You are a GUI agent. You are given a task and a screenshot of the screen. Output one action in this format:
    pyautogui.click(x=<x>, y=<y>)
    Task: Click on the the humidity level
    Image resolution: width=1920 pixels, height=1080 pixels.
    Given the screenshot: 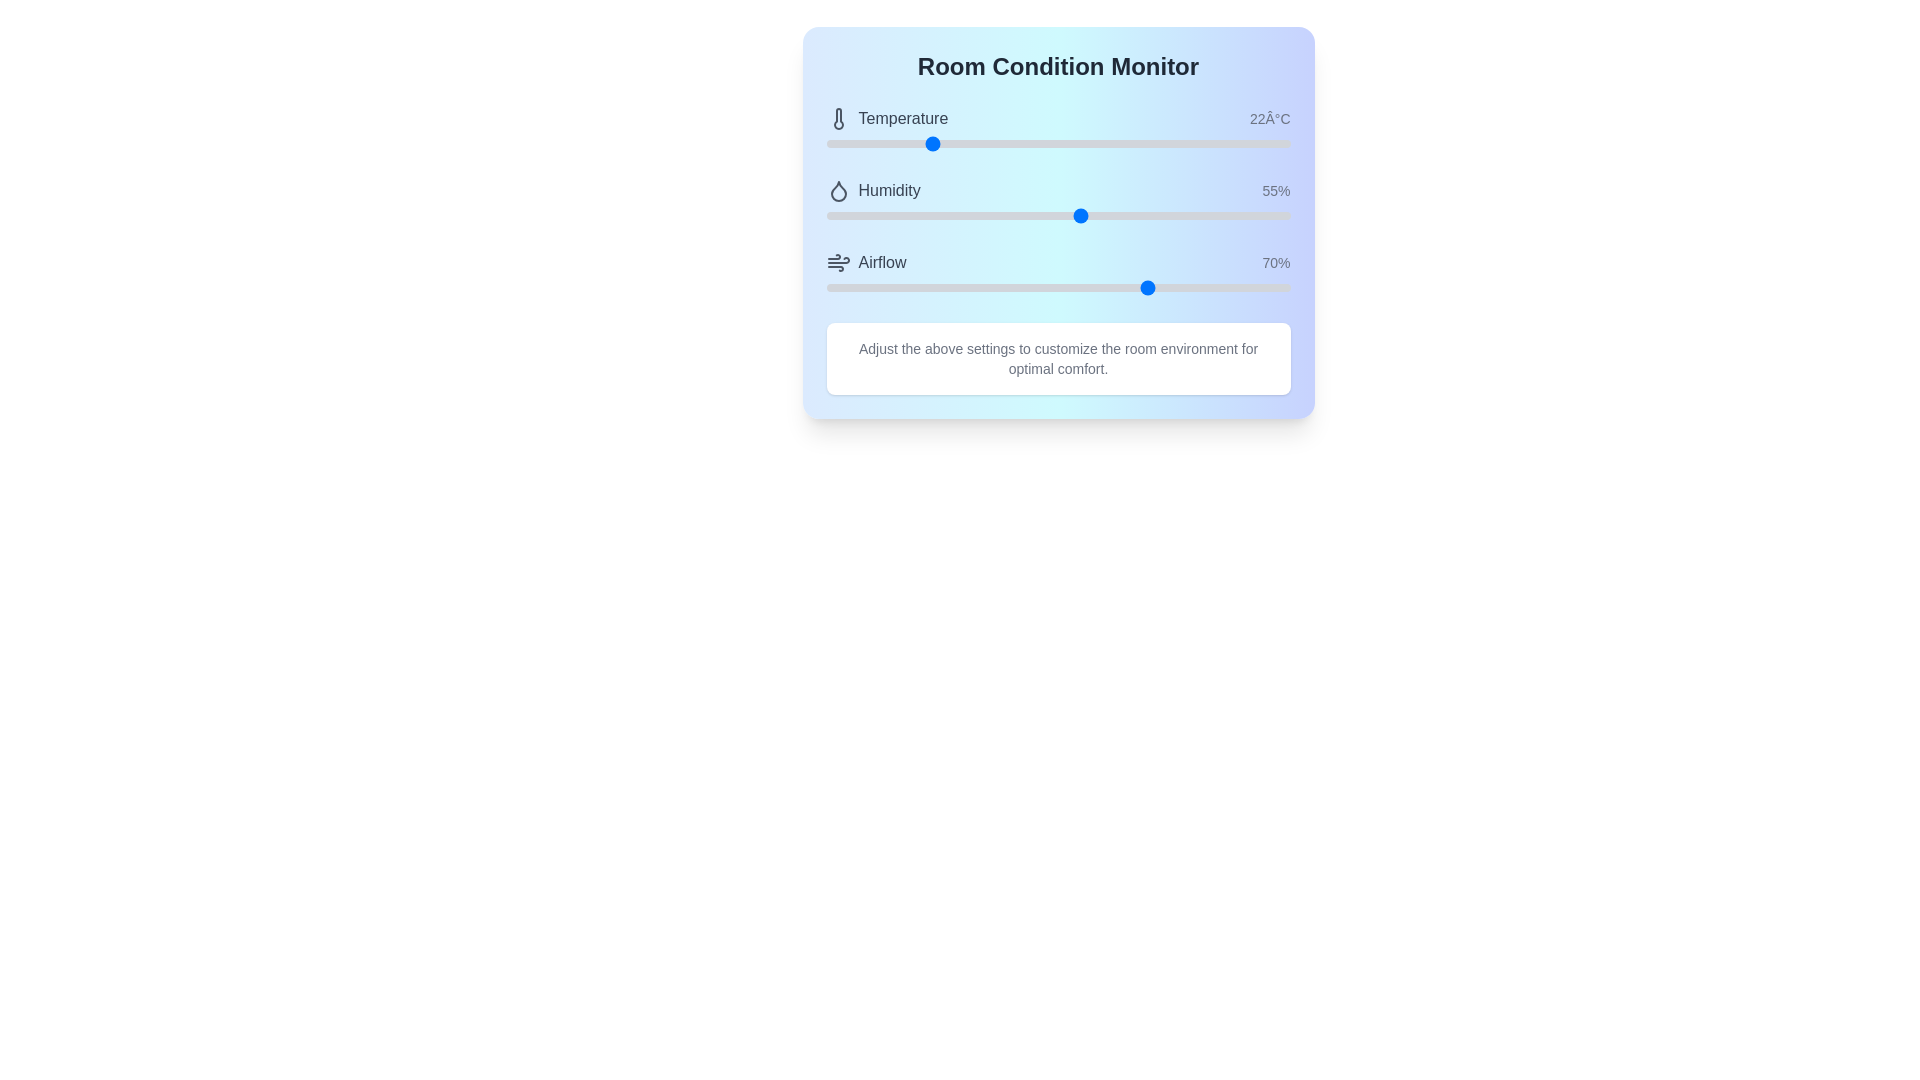 What is the action you would take?
    pyautogui.click(x=1007, y=216)
    